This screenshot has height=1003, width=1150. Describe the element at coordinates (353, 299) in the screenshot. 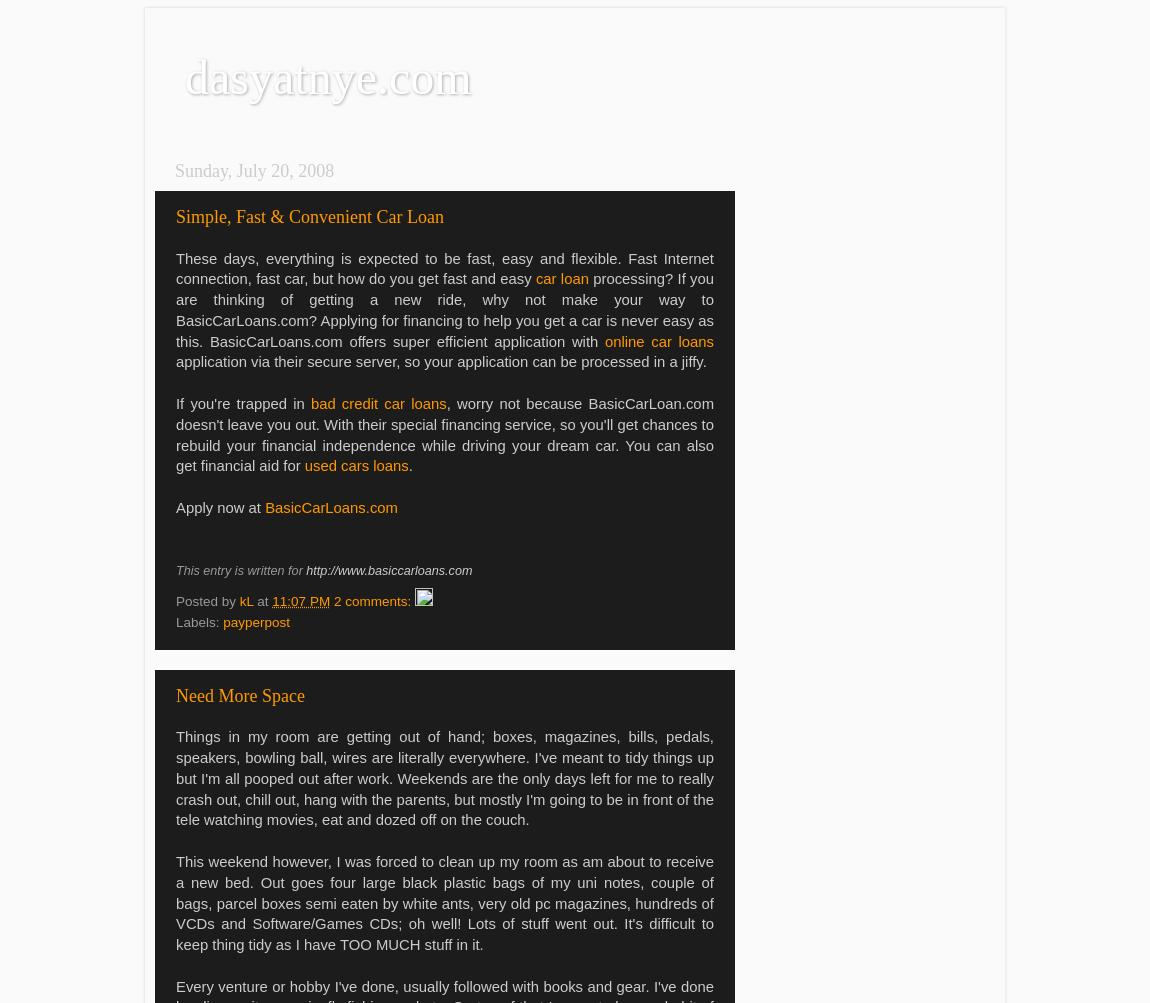

I see `'a new ride, why not make your way to'` at that location.